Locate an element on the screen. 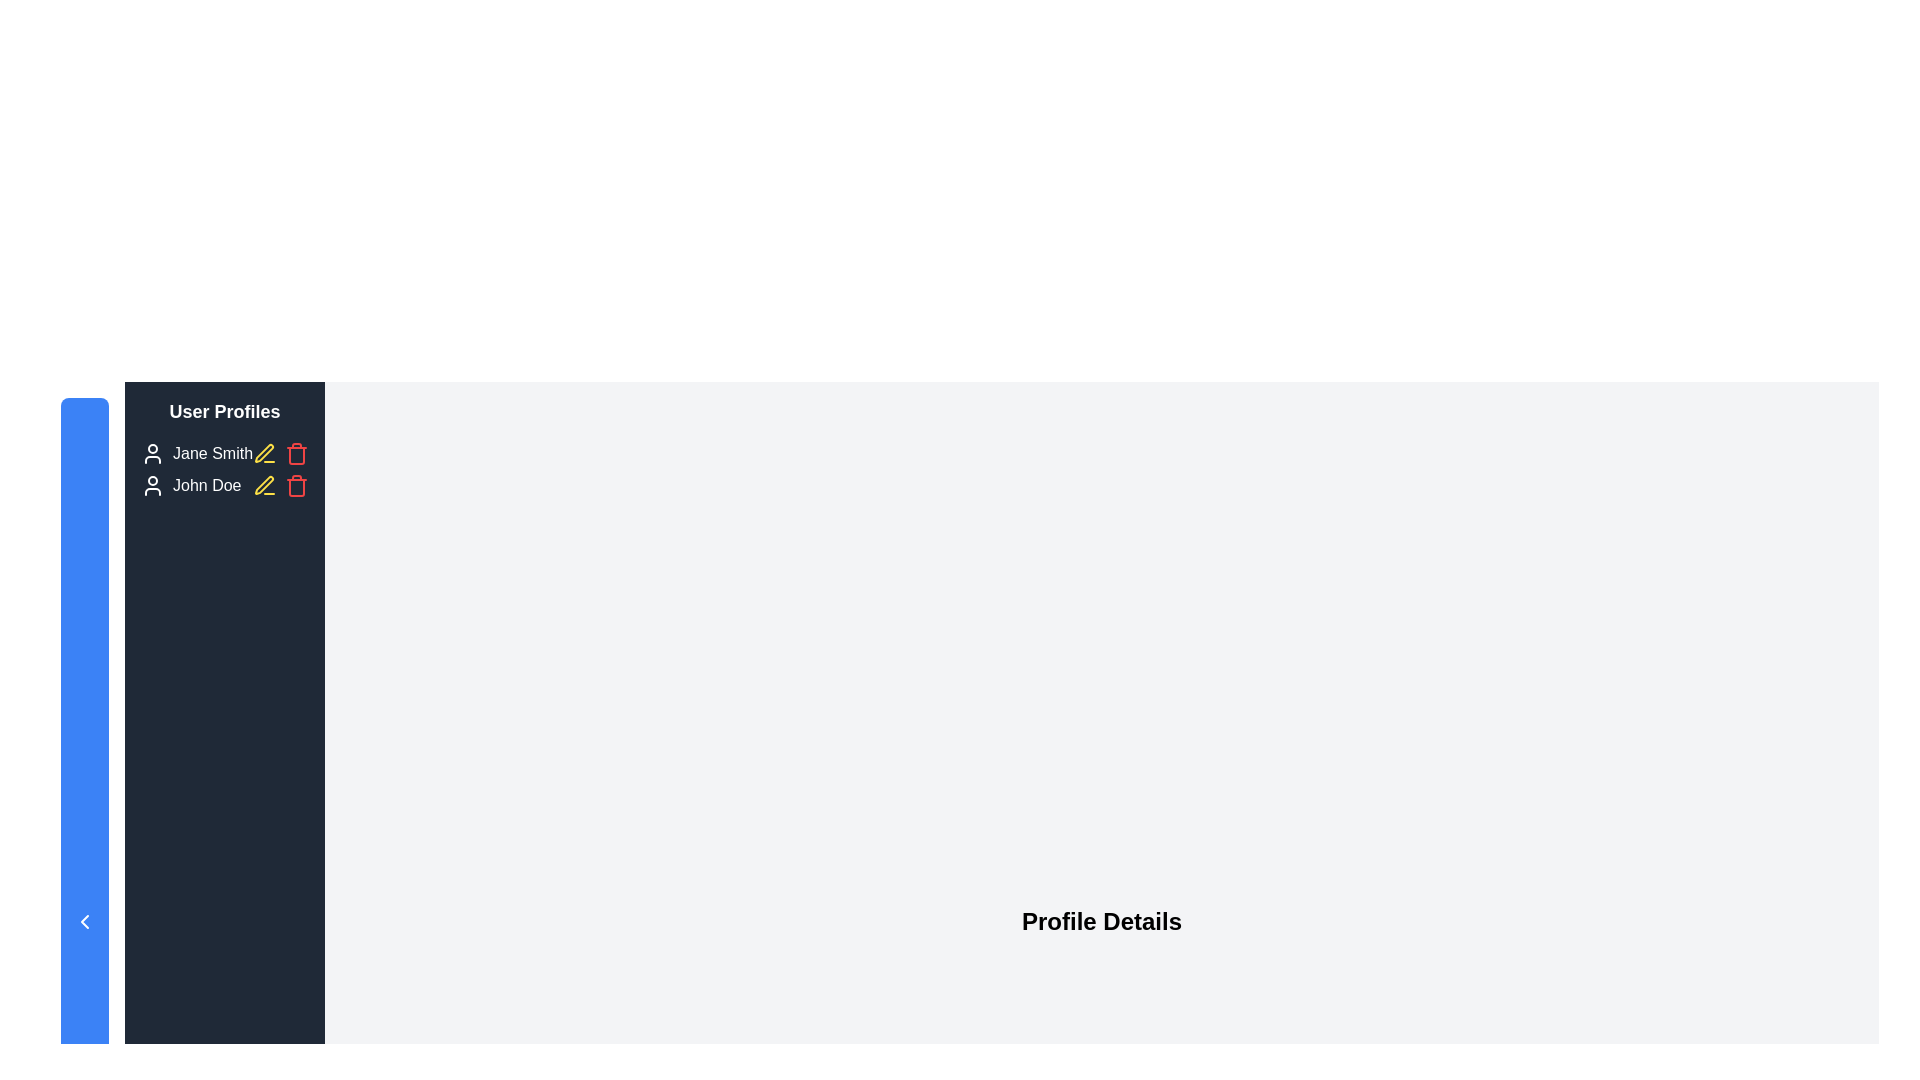  the delete icon located to the right of 'John Doe' in the user profile list to initiate a delete action is located at coordinates (280, 486).